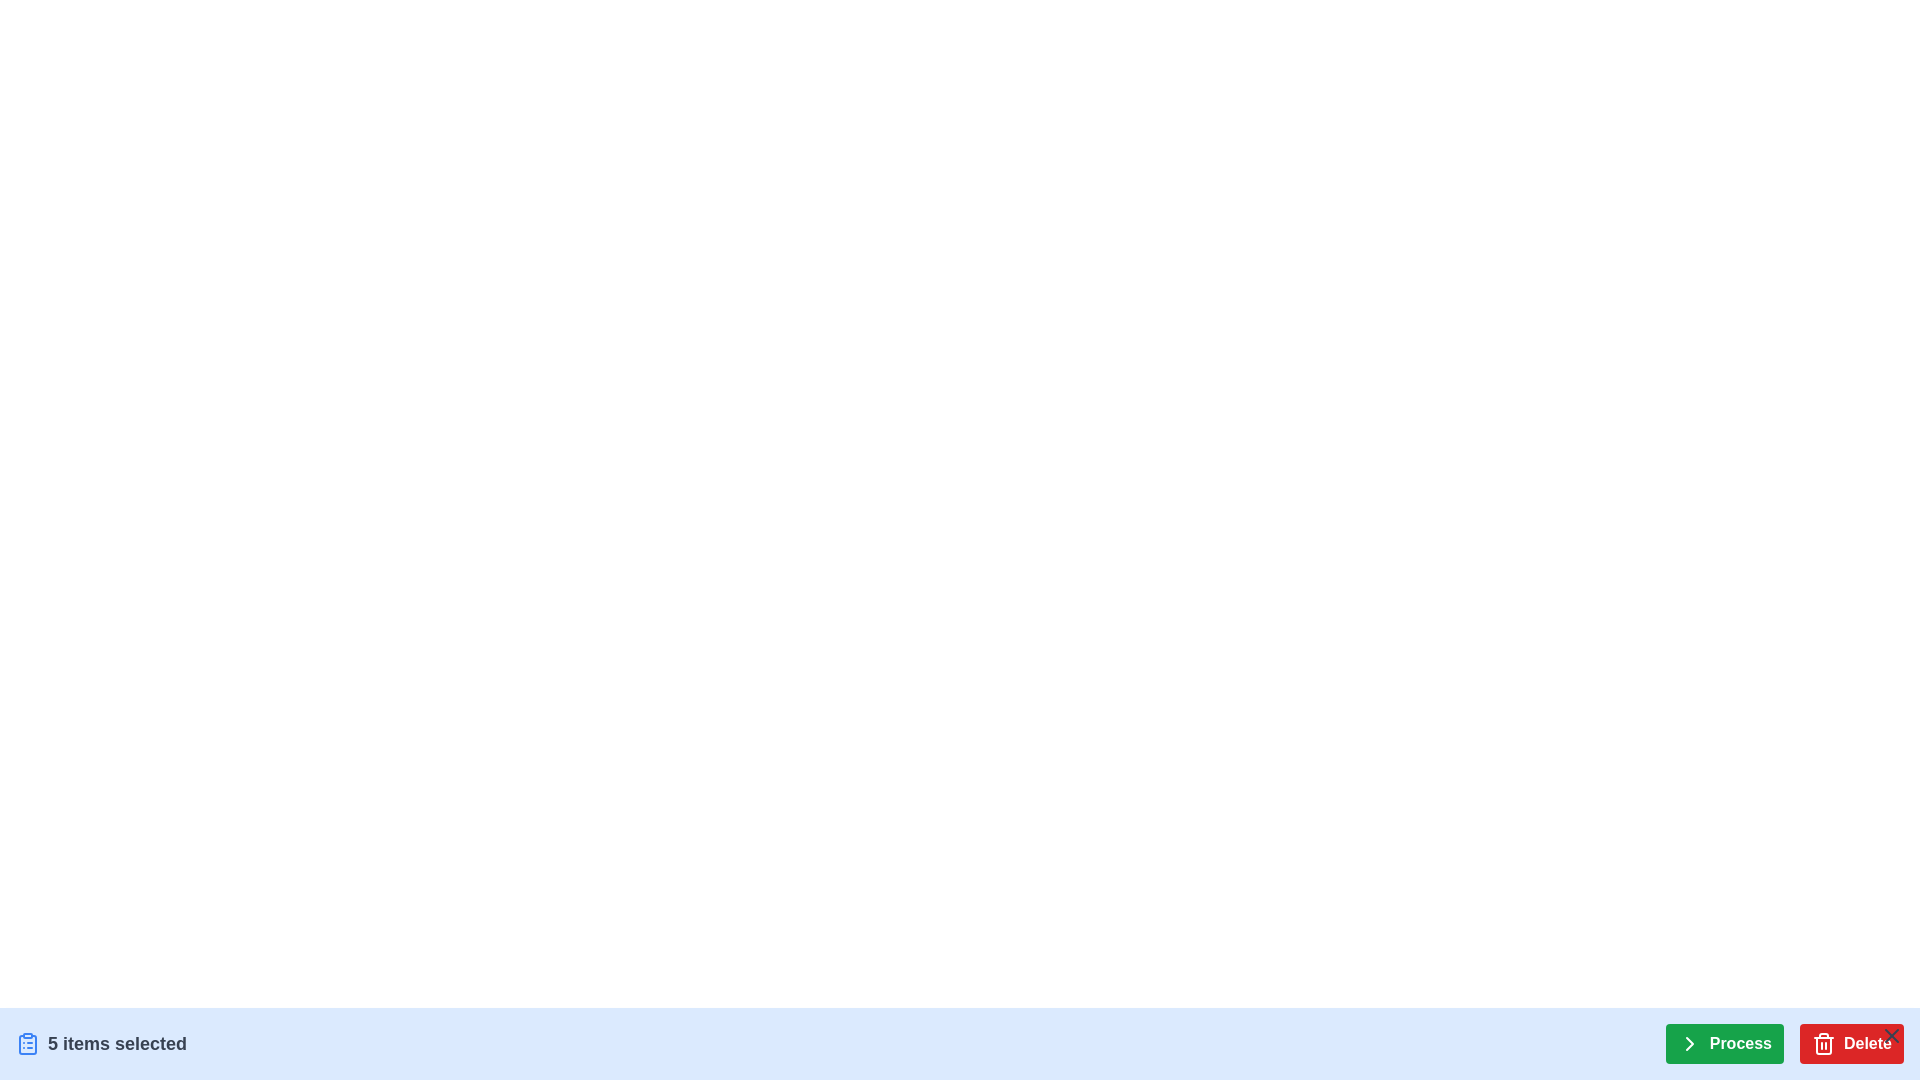 This screenshot has height=1080, width=1920. Describe the element at coordinates (28, 1043) in the screenshot. I see `the clipboard icon, which symbolizes the selection of items and is located at the leftmost part of the layout` at that location.